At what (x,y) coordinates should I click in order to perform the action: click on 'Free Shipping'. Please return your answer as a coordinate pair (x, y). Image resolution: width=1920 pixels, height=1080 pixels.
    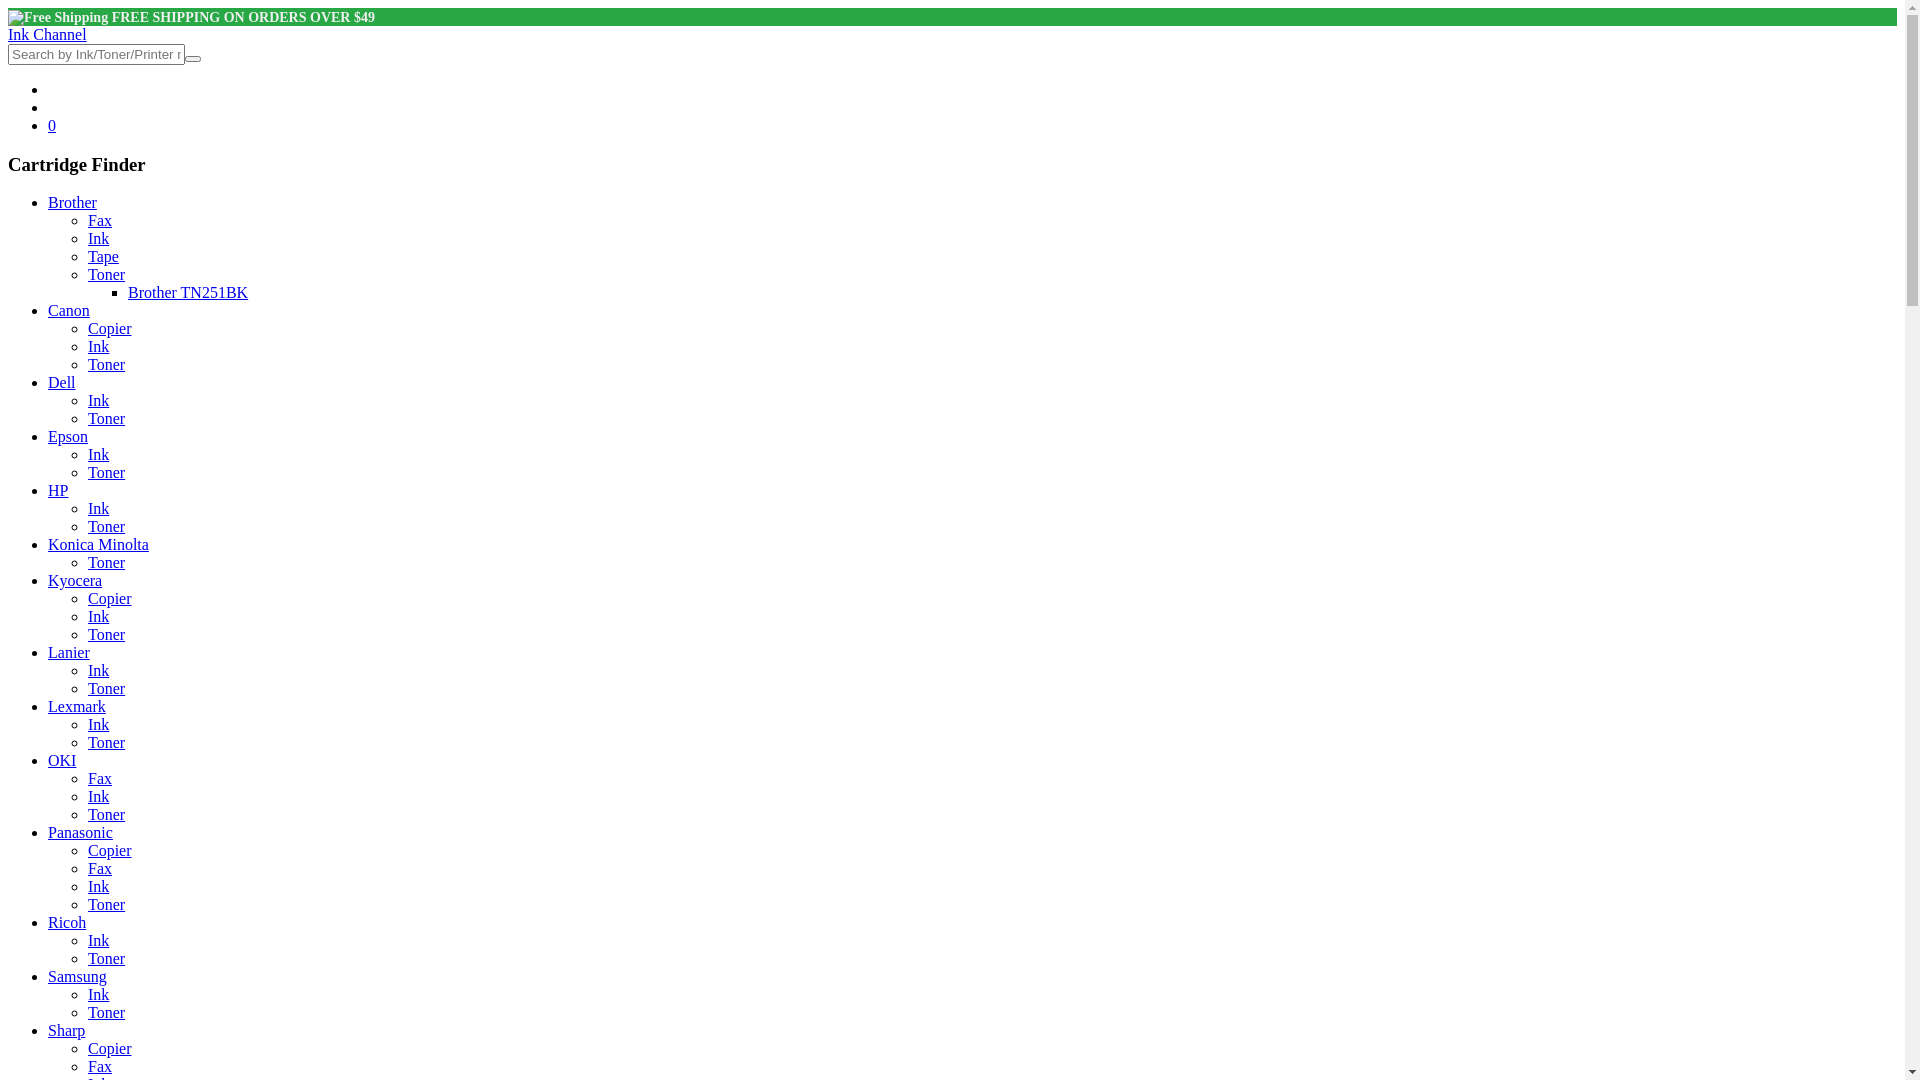
    Looking at the image, I should click on (57, 18).